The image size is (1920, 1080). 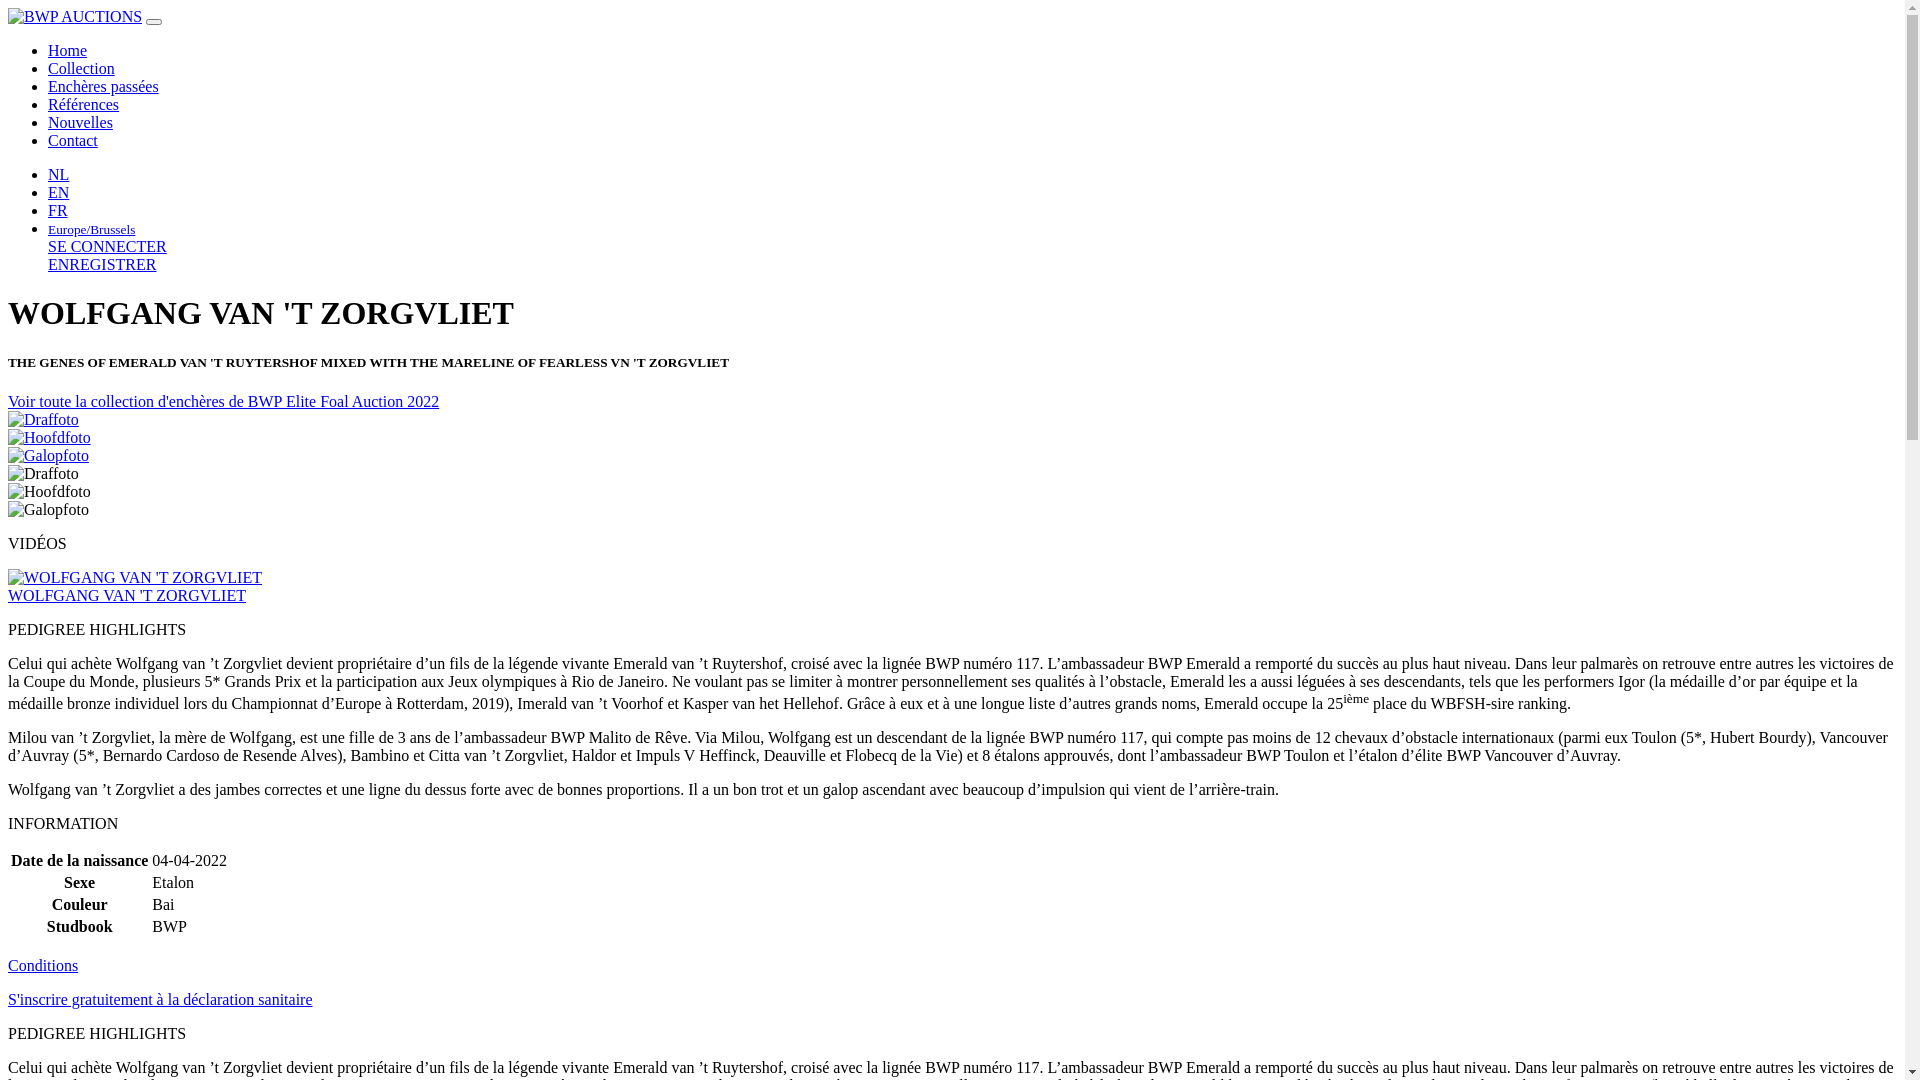 I want to click on 'SE CONNECTER', so click(x=106, y=245).